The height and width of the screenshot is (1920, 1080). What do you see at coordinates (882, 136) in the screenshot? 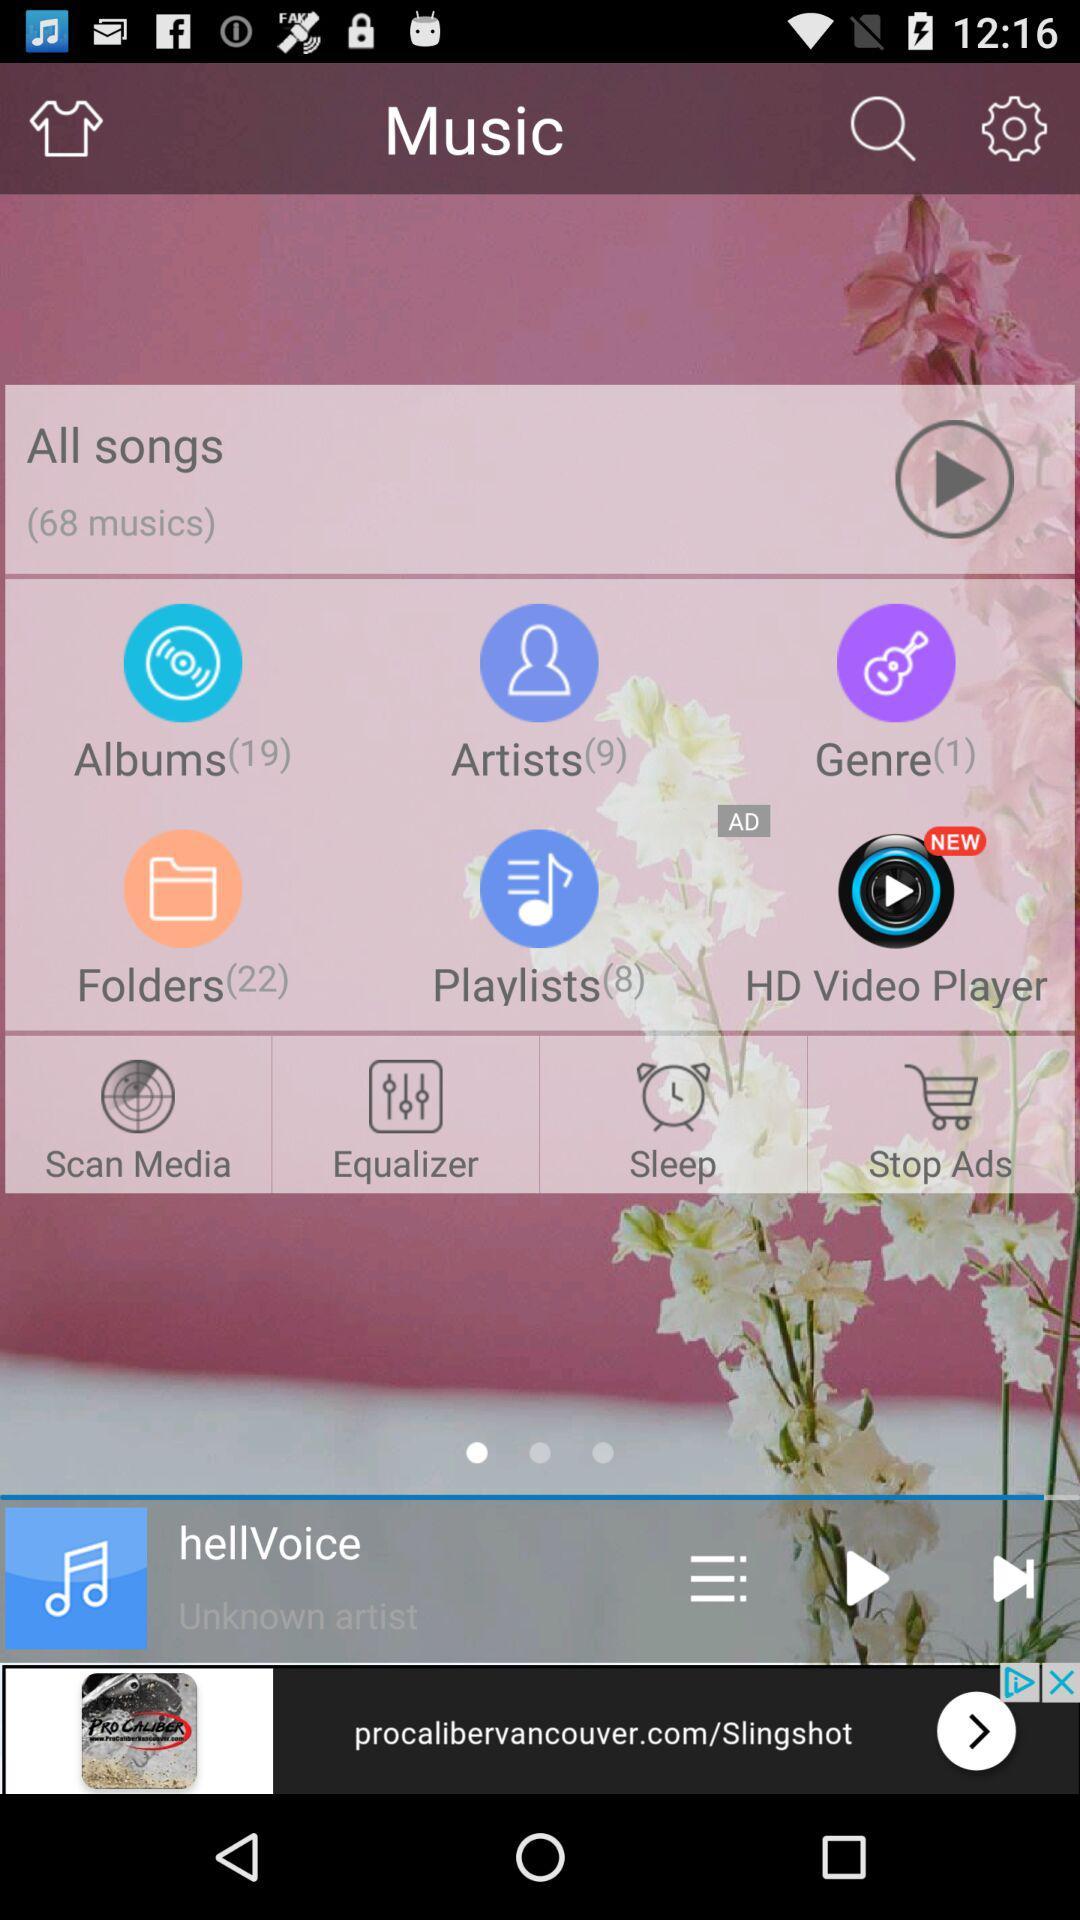
I see `the search icon` at bounding box center [882, 136].